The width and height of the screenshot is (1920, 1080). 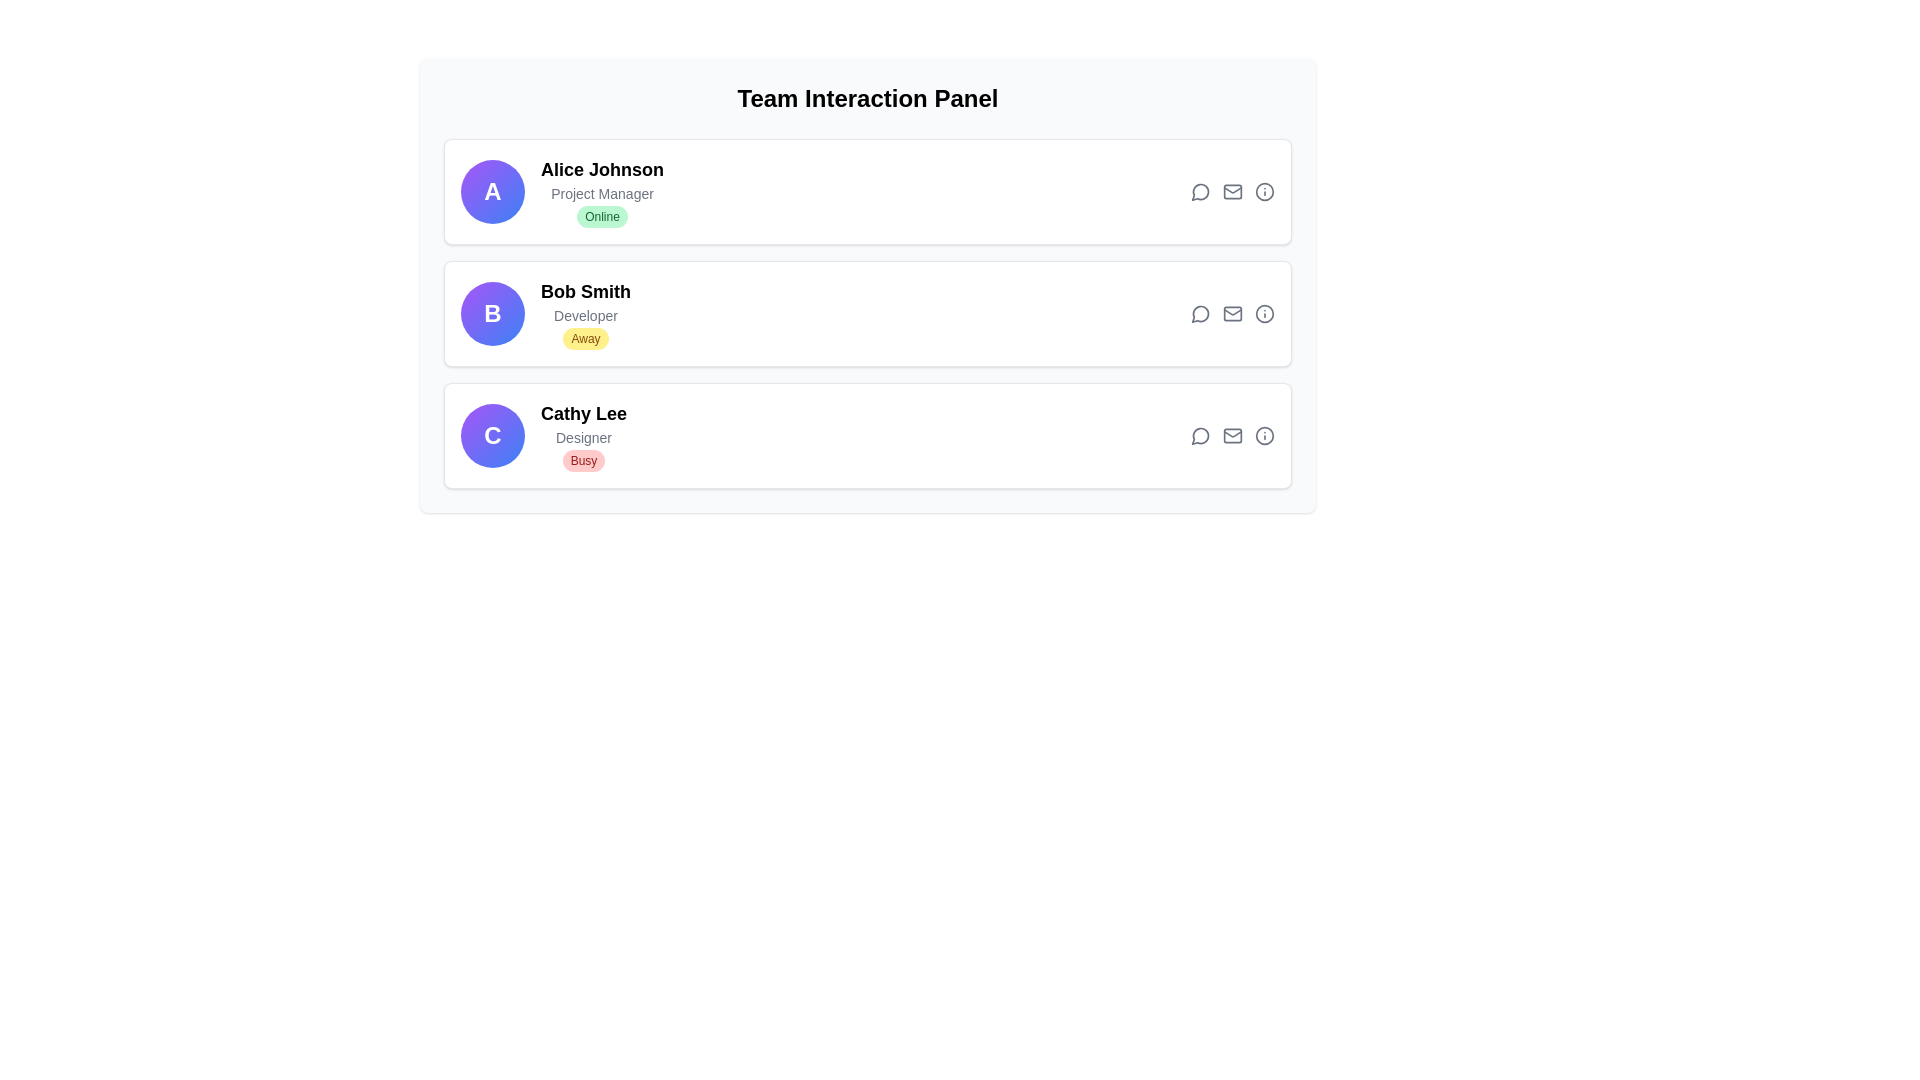 I want to click on the Text header element that serves as the title for the team interaction panel, which is located at the very top of the main panel, so click(x=868, y=99).